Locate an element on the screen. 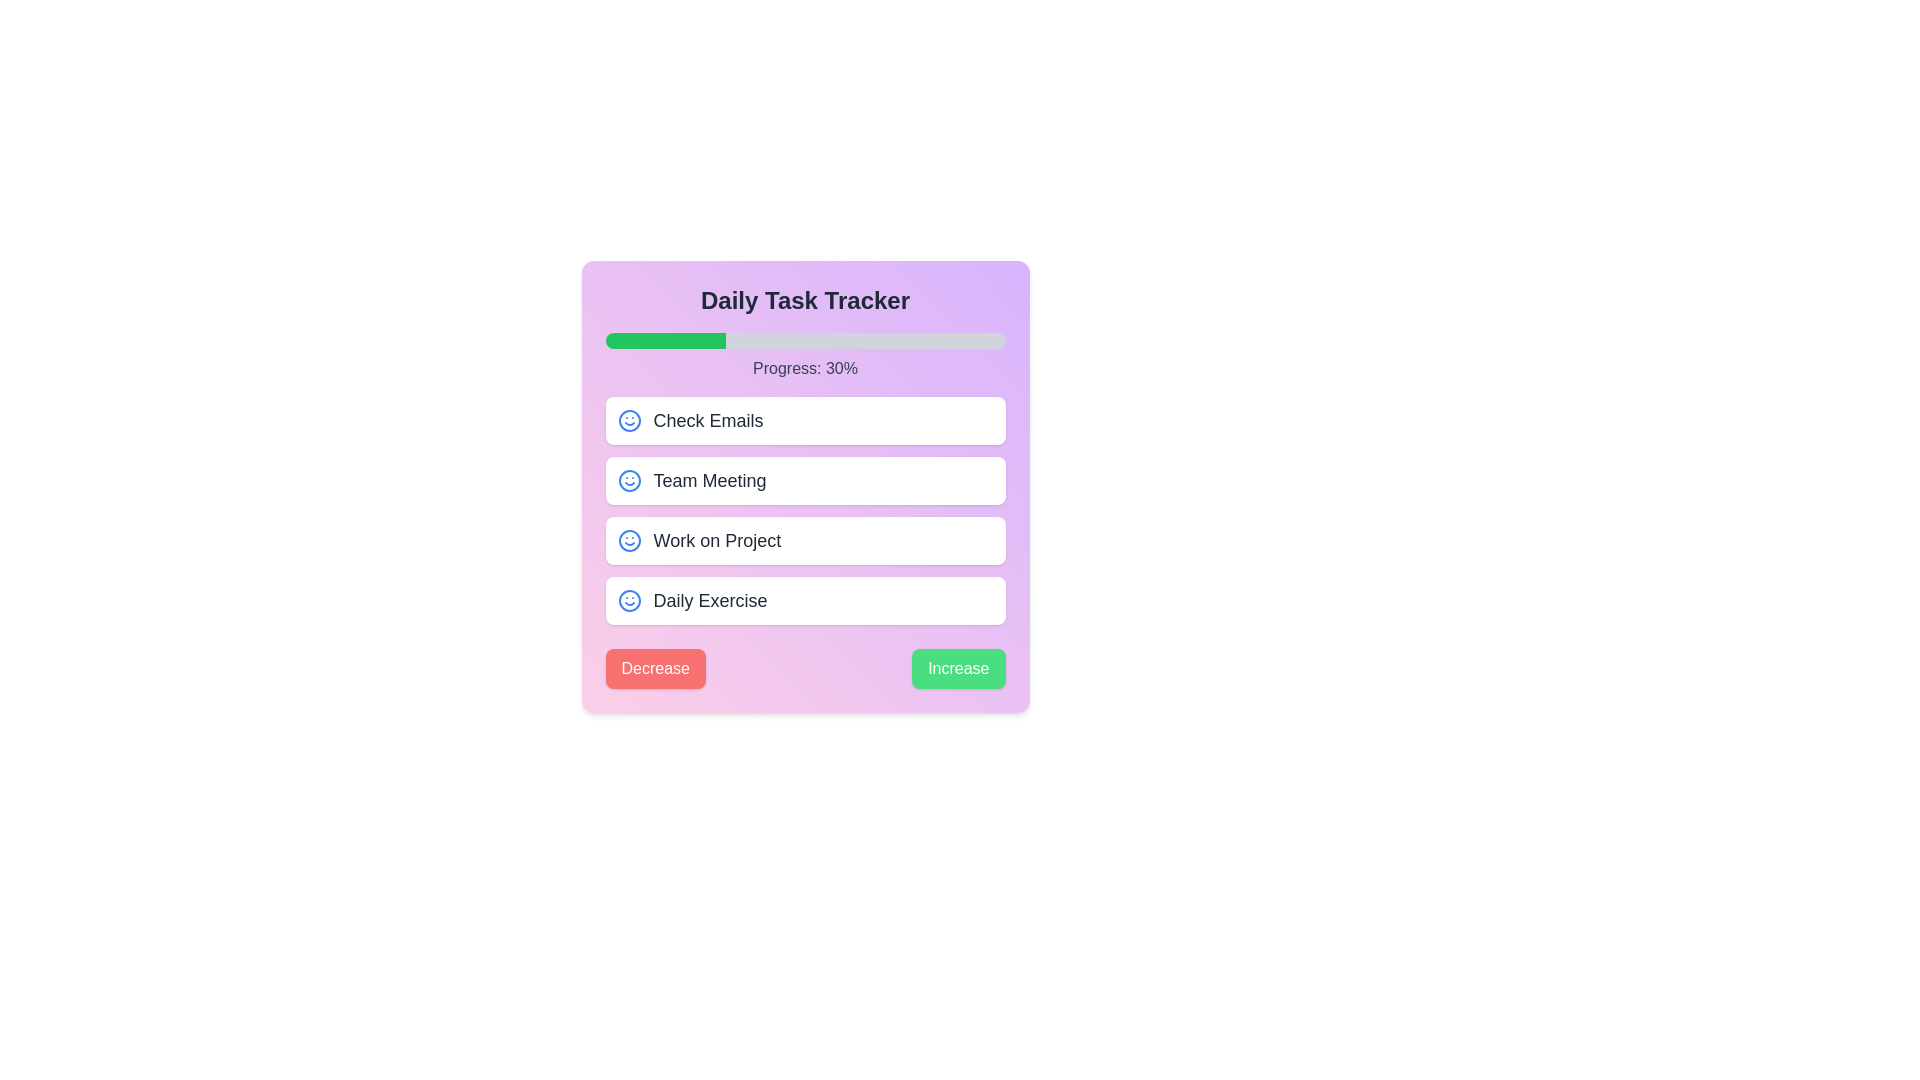 The height and width of the screenshot is (1080, 1920). the 'Decrease' button is located at coordinates (655, 668).